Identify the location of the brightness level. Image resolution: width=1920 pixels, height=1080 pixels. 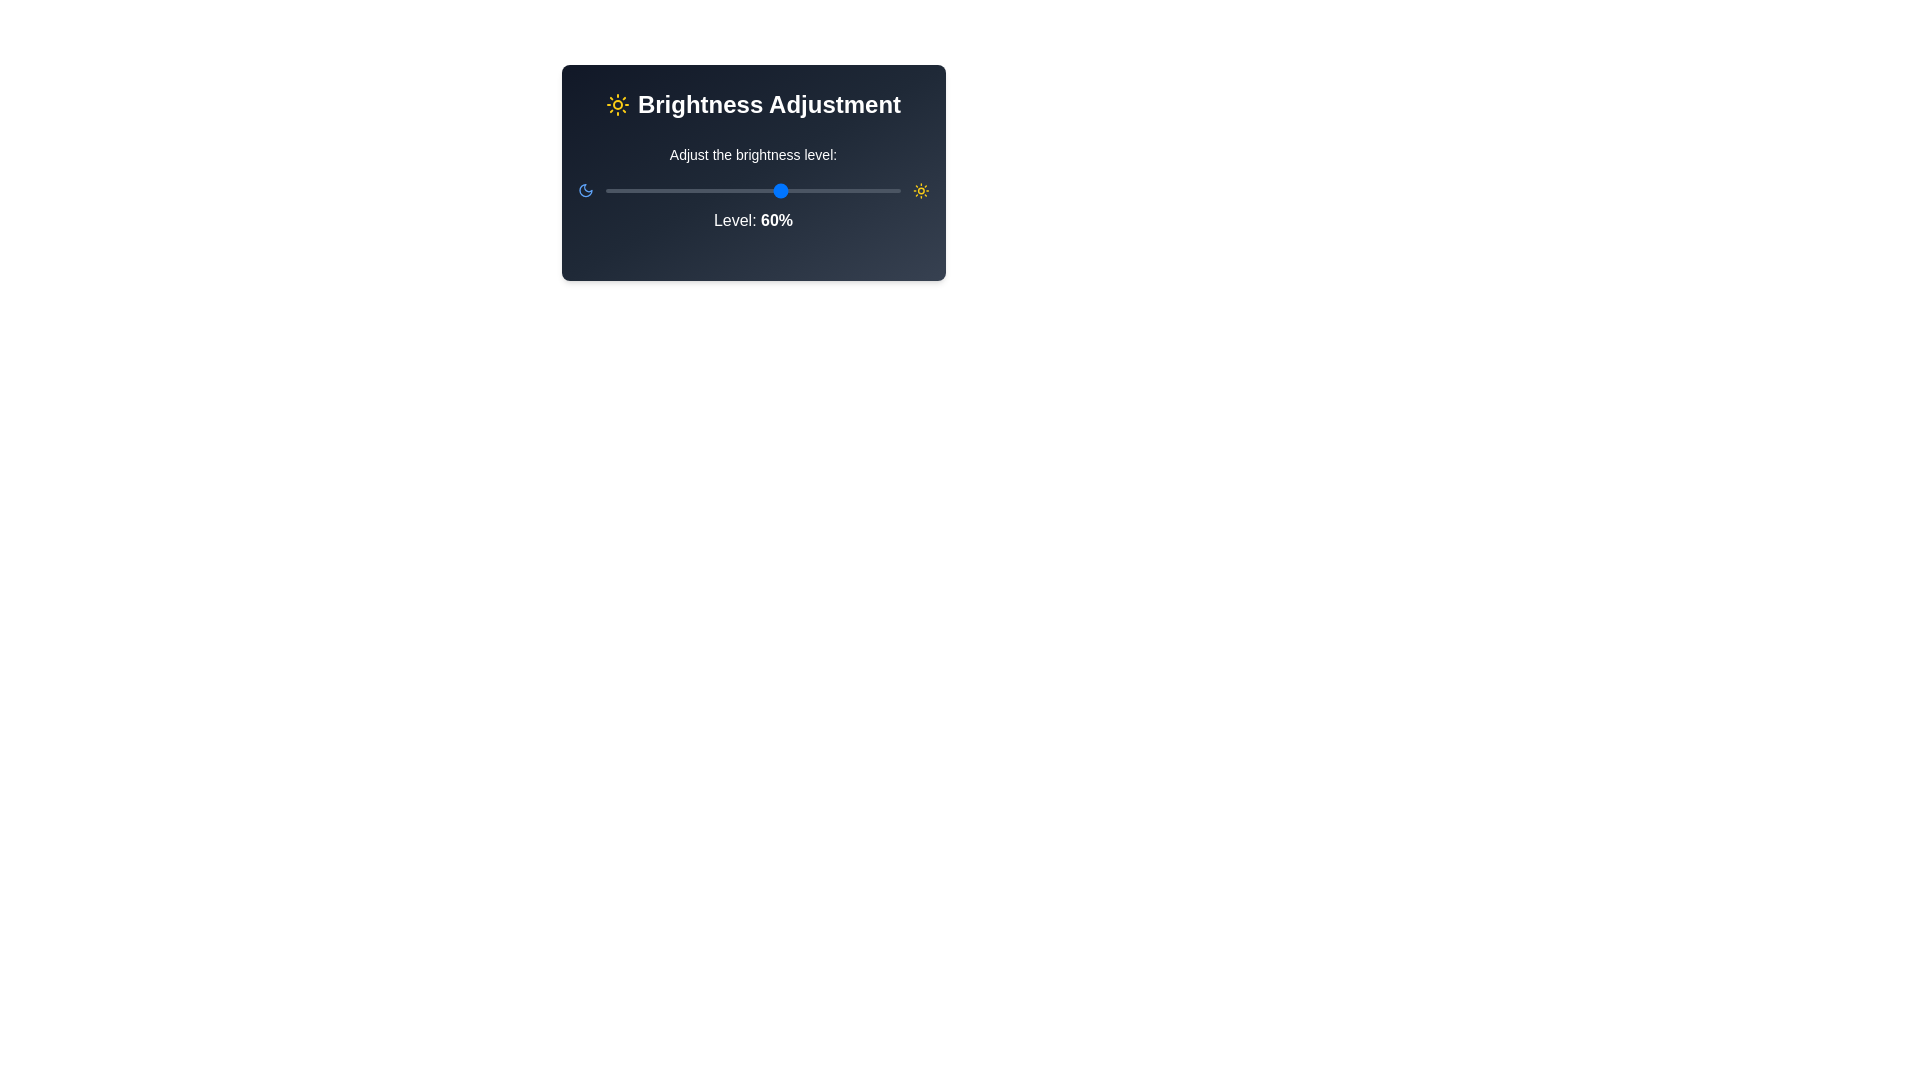
(723, 191).